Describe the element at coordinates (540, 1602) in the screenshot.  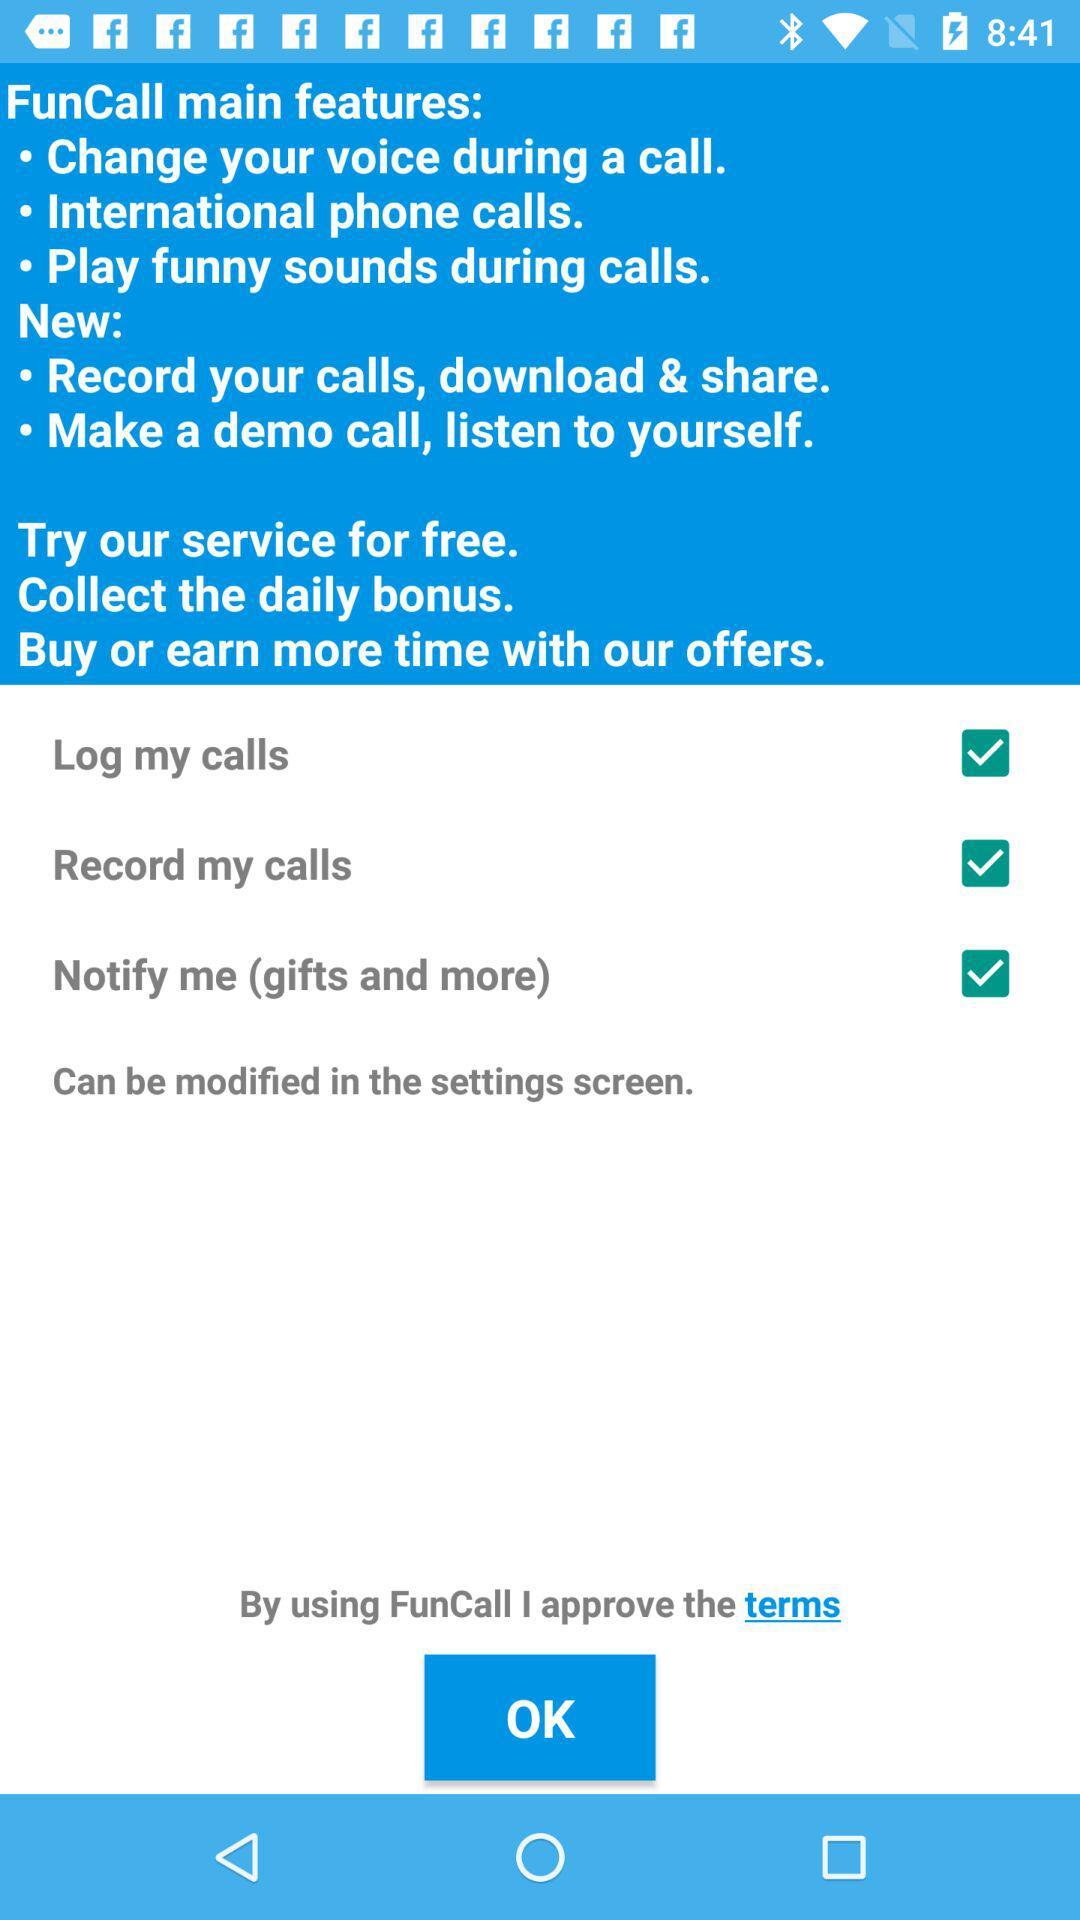
I see `icon below the can be modified app` at that location.